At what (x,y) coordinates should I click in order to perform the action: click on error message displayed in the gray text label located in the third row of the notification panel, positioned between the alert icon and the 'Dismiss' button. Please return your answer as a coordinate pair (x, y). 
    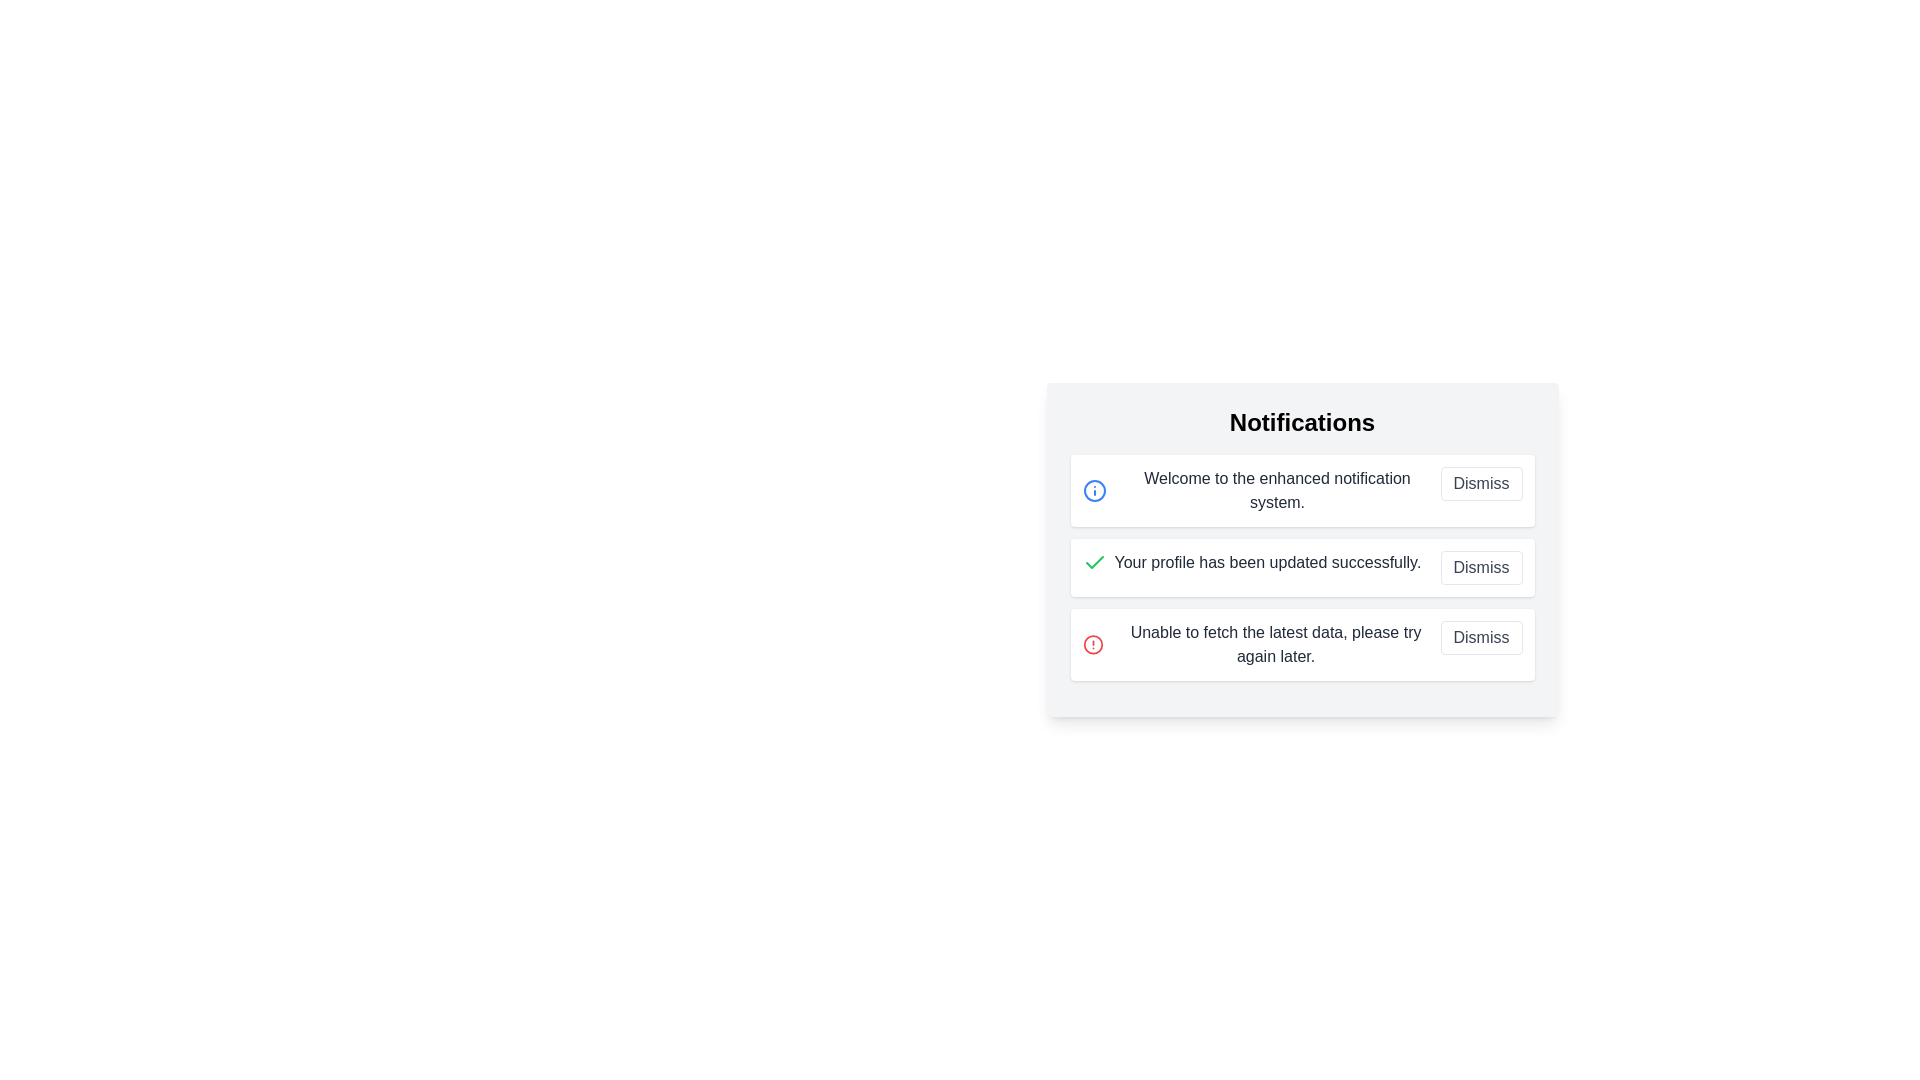
    Looking at the image, I should click on (1275, 644).